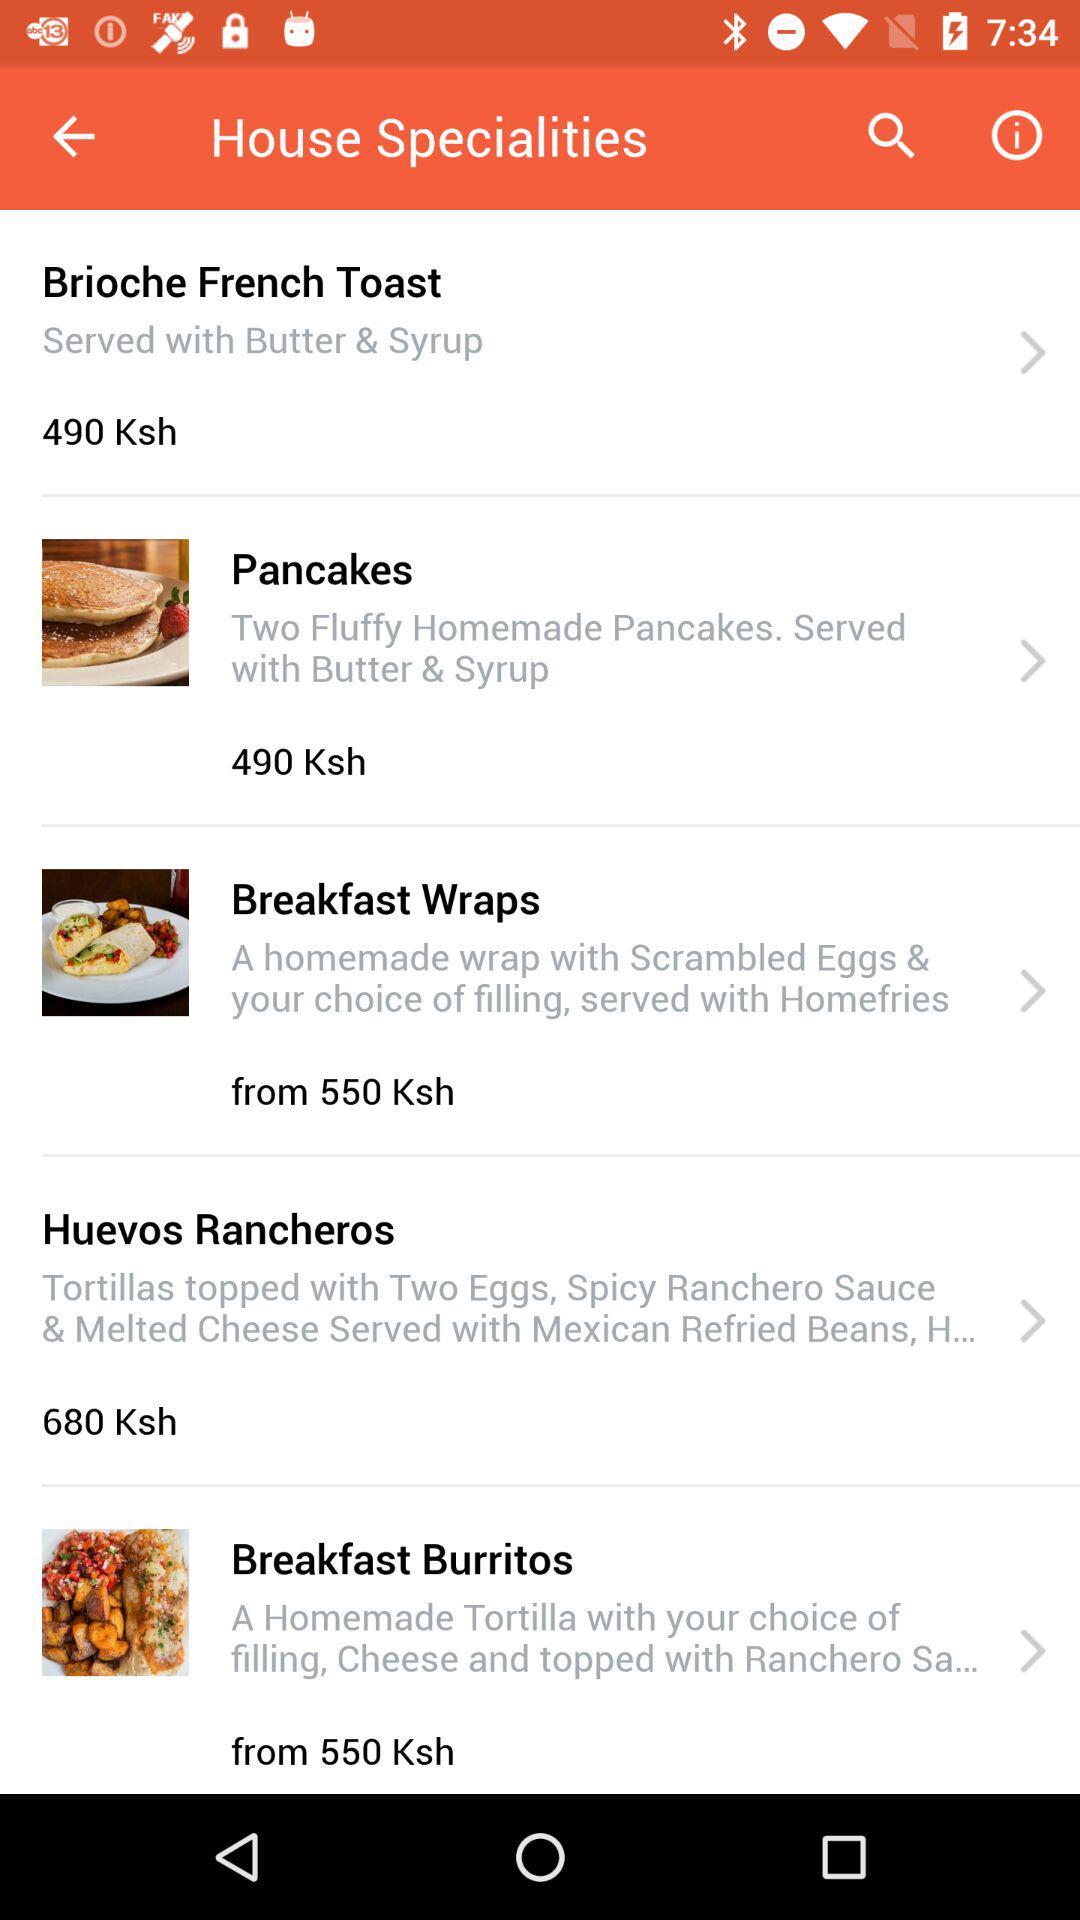  I want to click on the icon to the left of house specialities, so click(72, 135).